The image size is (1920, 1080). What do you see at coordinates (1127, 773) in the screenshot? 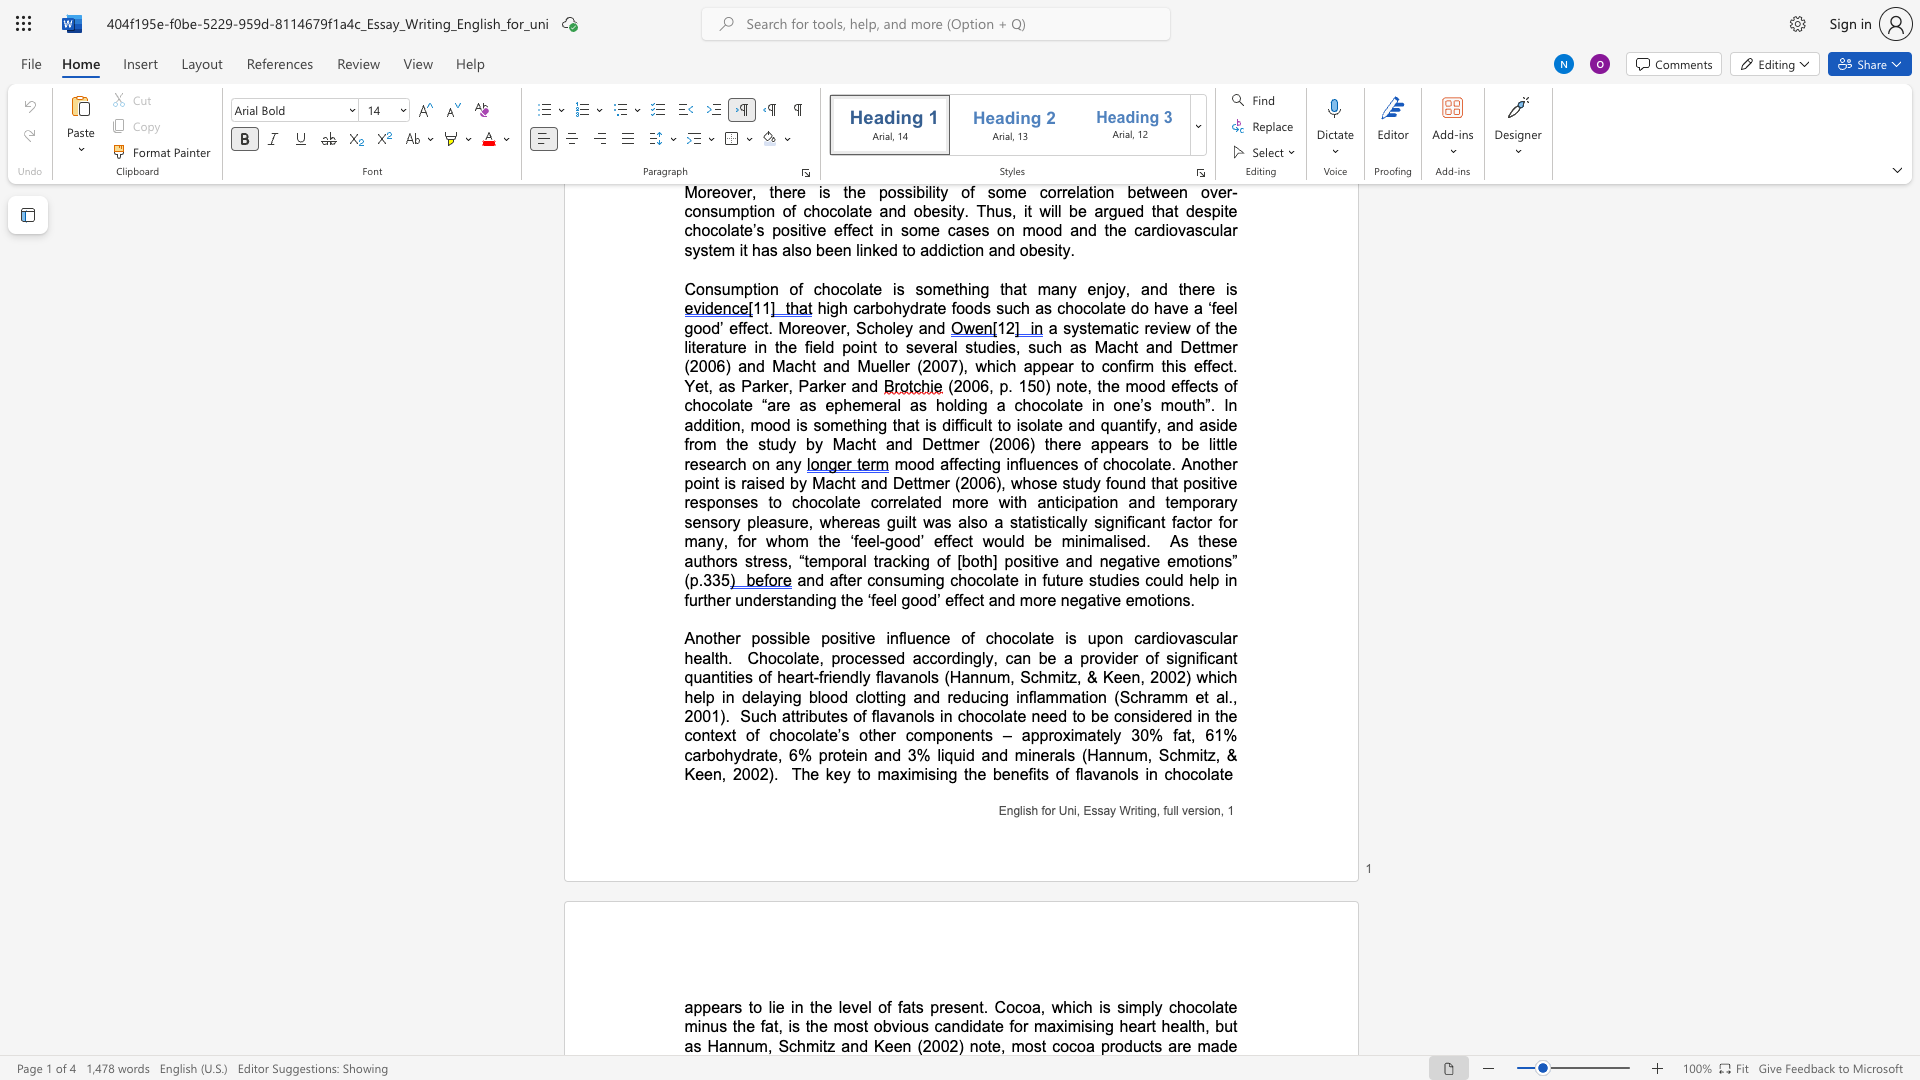
I see `the subset text "ls in" within the text "The key to maximising the benefits of flavanols in chocolate"` at bounding box center [1127, 773].